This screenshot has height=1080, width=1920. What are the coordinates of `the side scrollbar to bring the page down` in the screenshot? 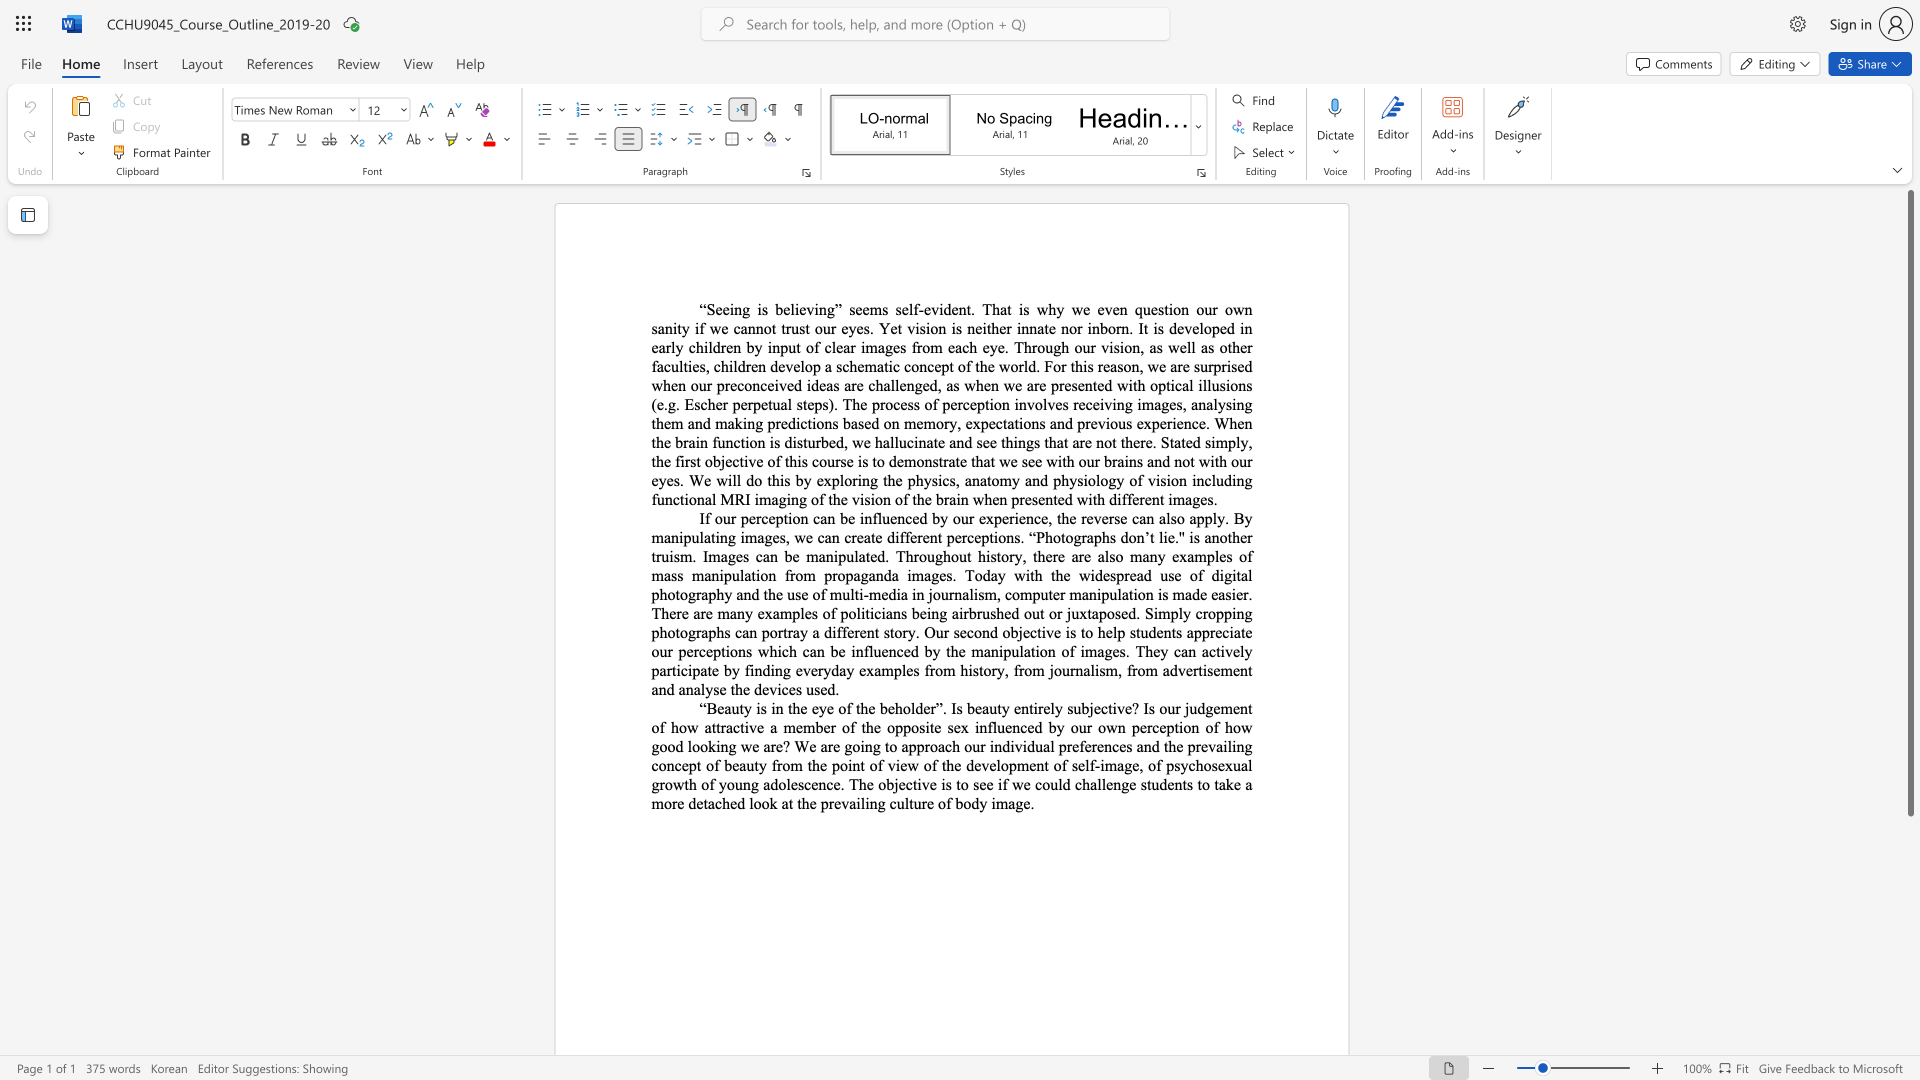 It's located at (1909, 1010).